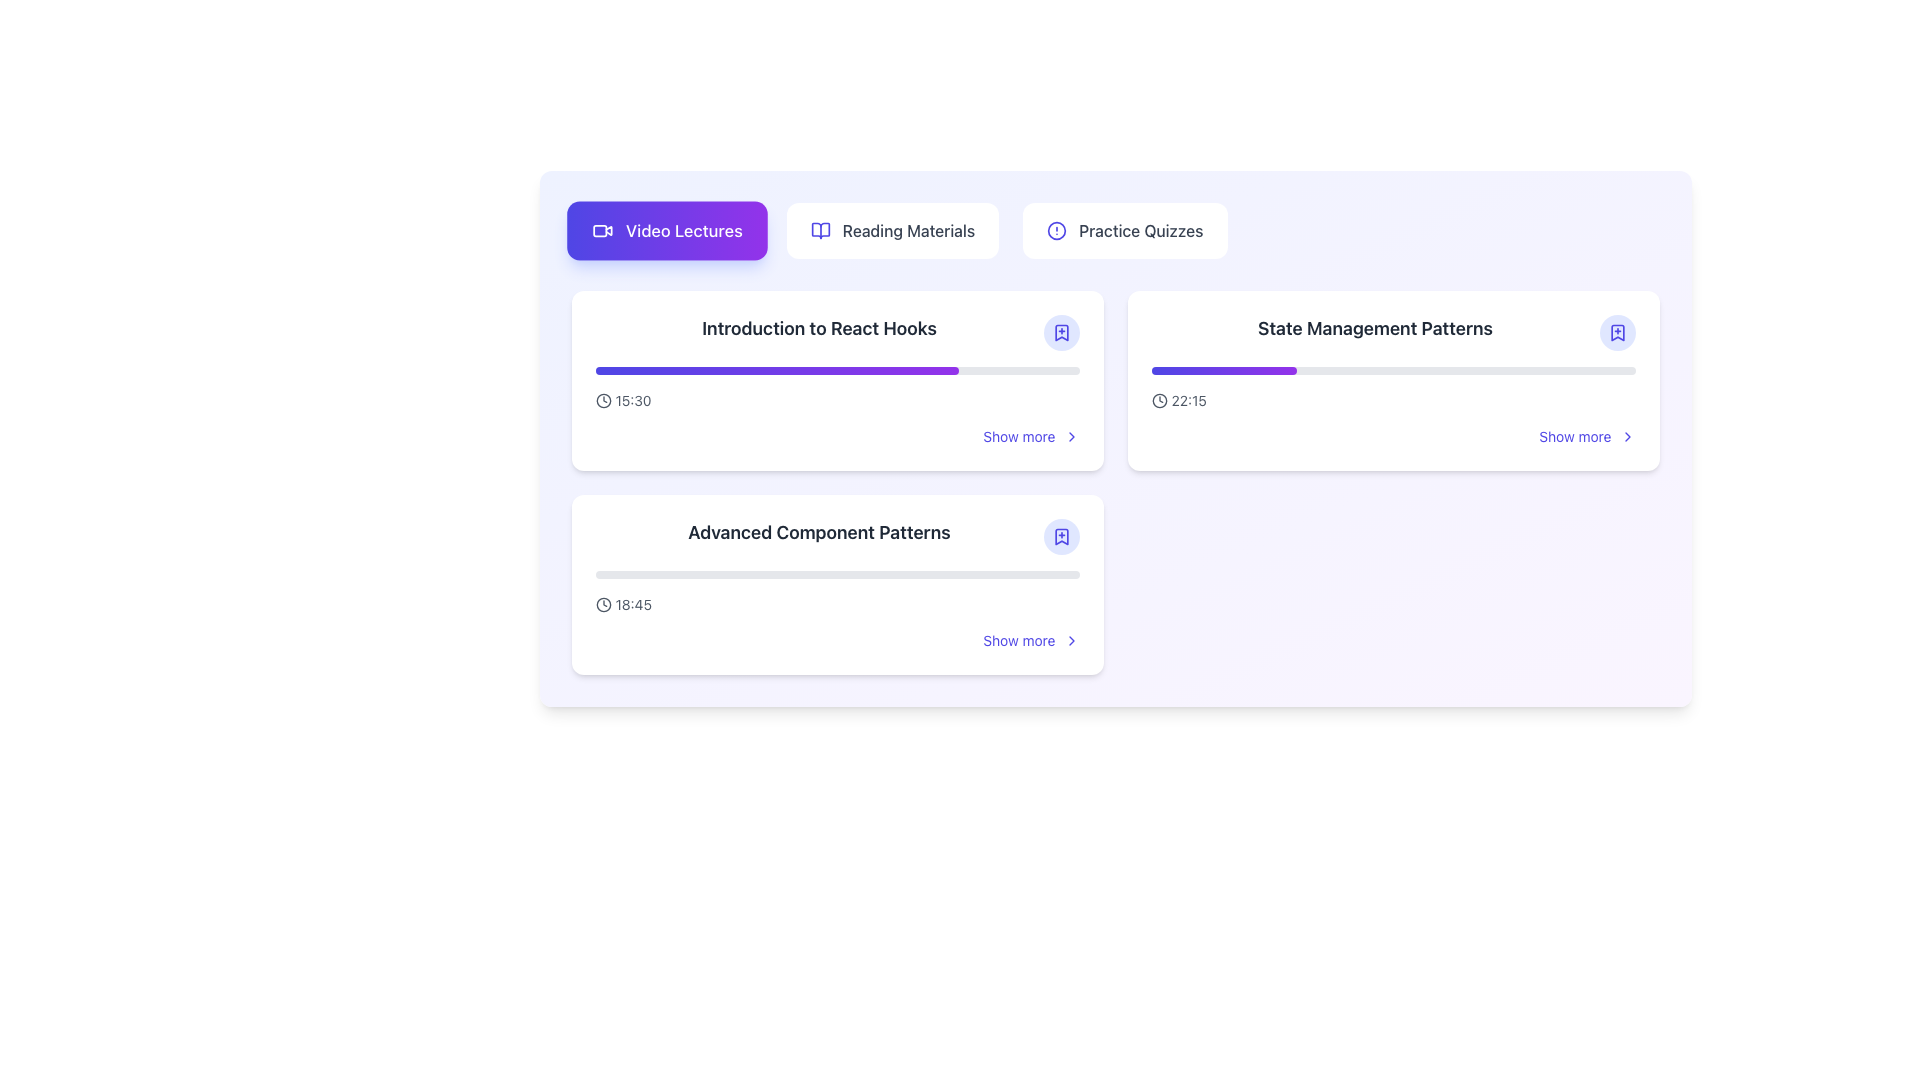 Image resolution: width=1920 pixels, height=1080 pixels. I want to click on the static text label within the button component that guides users to practice quizzes, located centrally in a group of buttons near the top-right area of the interface, so click(1141, 230).